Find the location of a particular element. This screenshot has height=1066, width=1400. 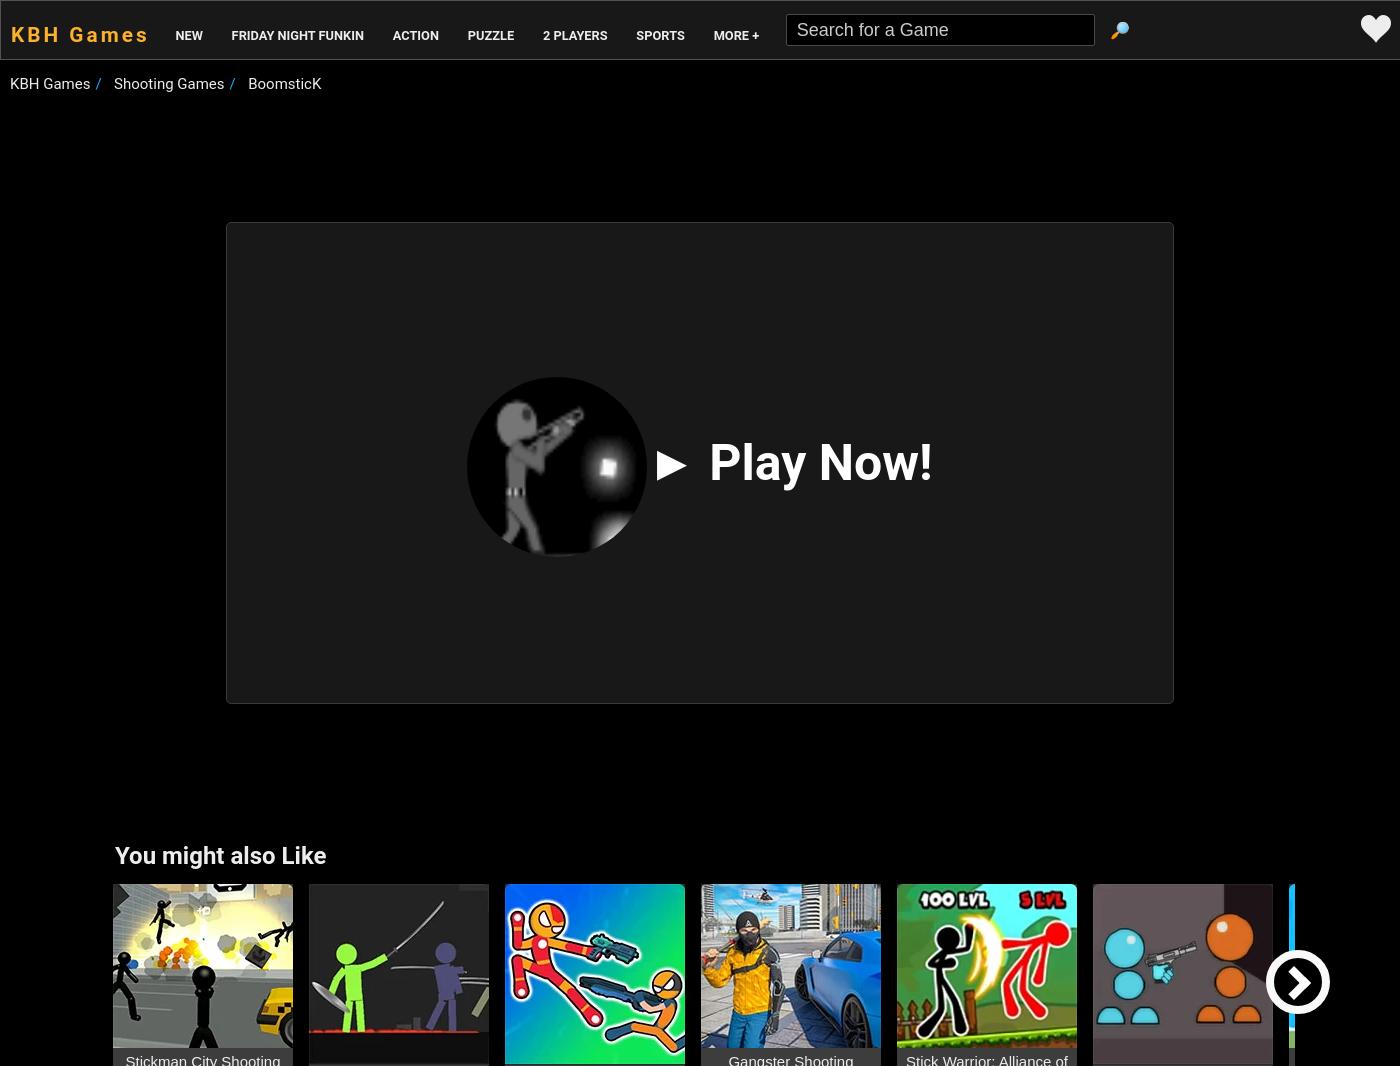

'Shooting Games' is located at coordinates (168, 83).